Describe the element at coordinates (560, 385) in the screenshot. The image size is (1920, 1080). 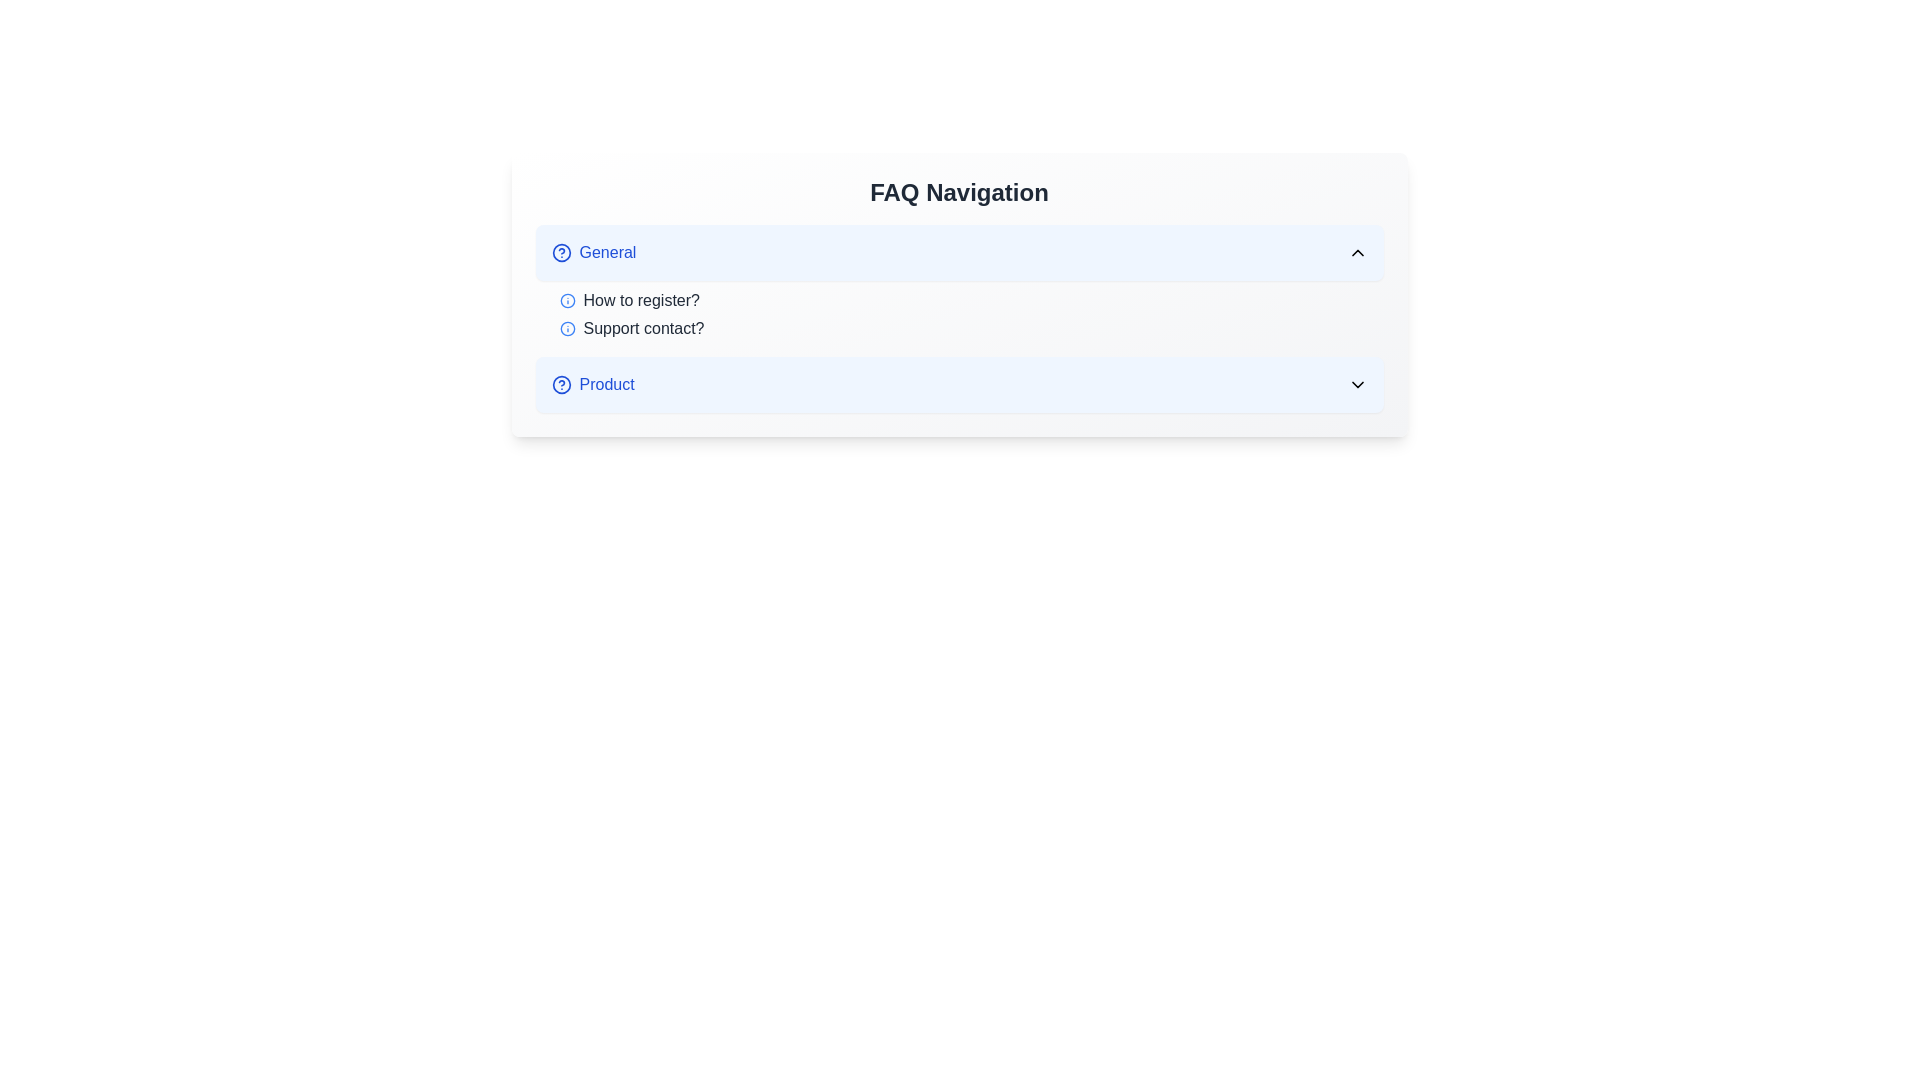
I see `the circular icon element representing the 'Product' FAQ section, located in the FAQ navigation panel adjacent to the 'Product' text` at that location.